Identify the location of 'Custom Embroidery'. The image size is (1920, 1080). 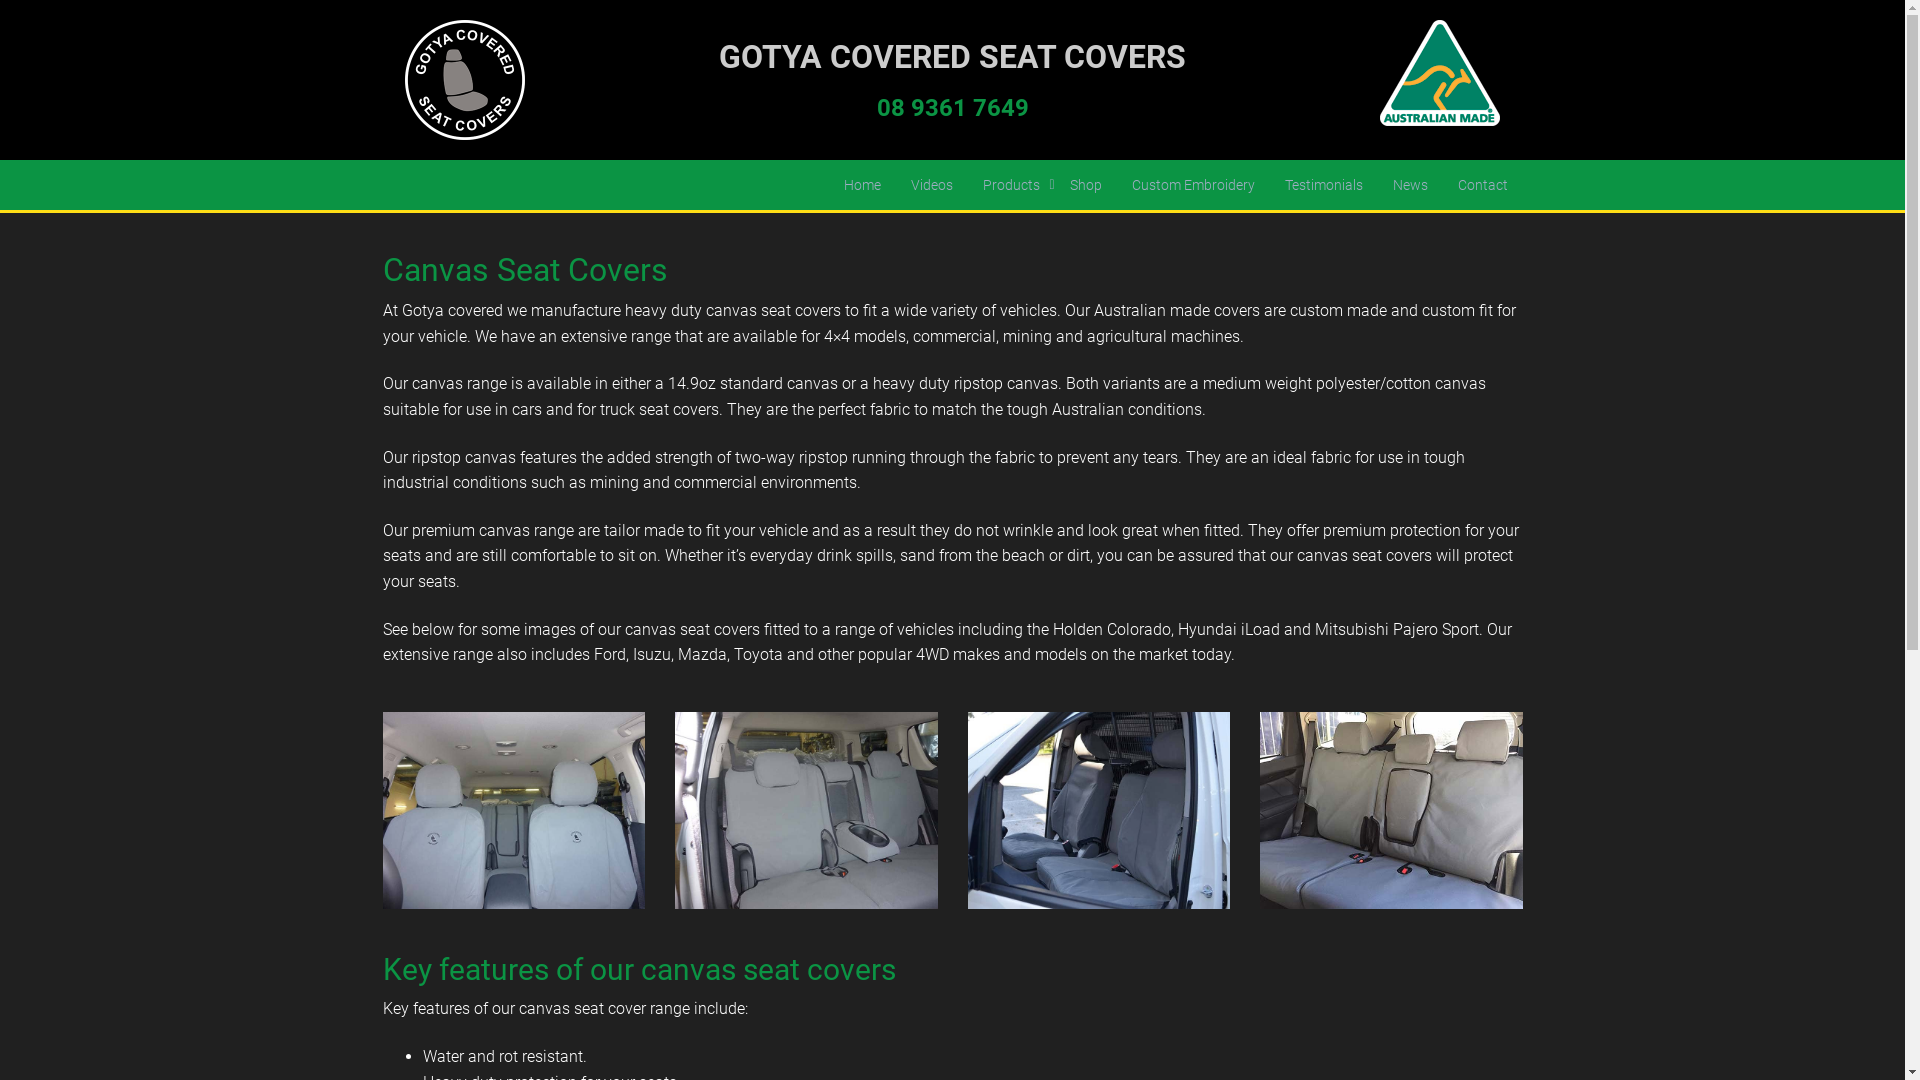
(1192, 185).